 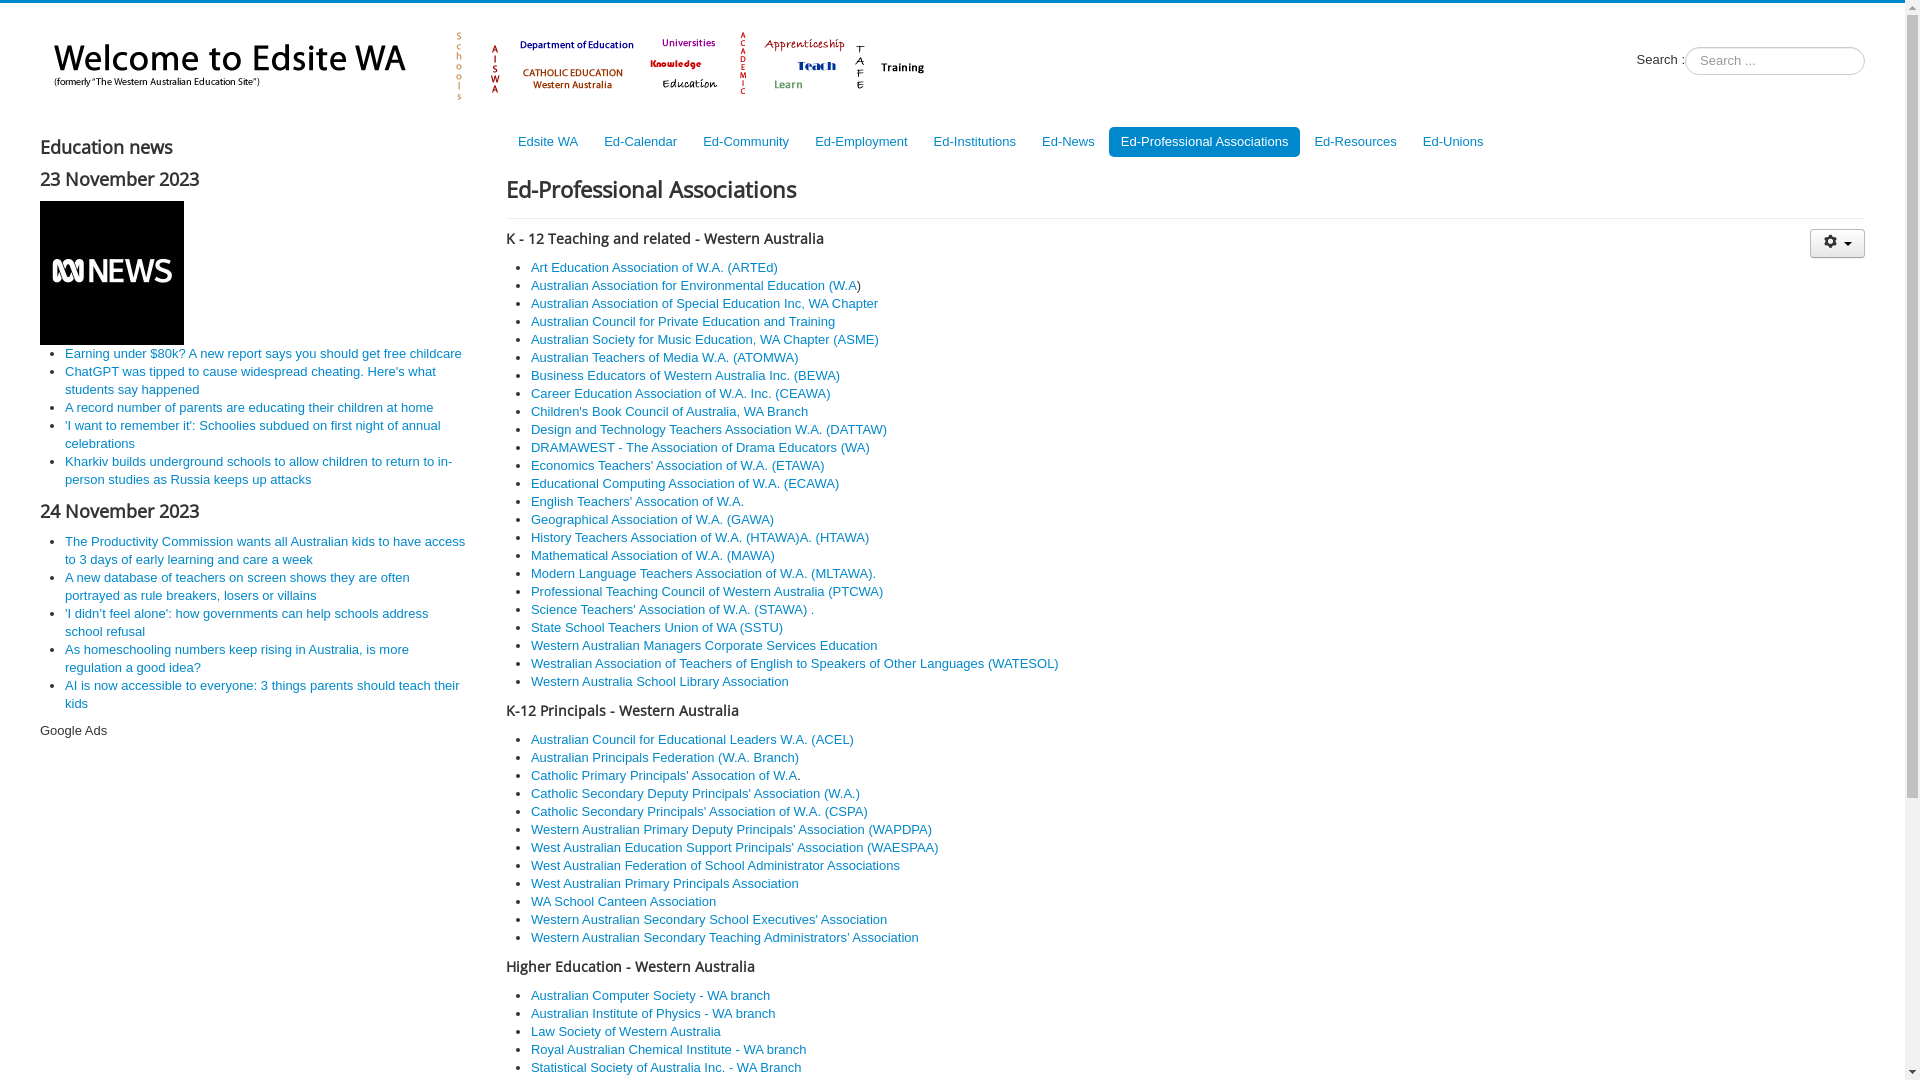 I want to click on 'WA School Canteen Association', so click(x=622, y=901).